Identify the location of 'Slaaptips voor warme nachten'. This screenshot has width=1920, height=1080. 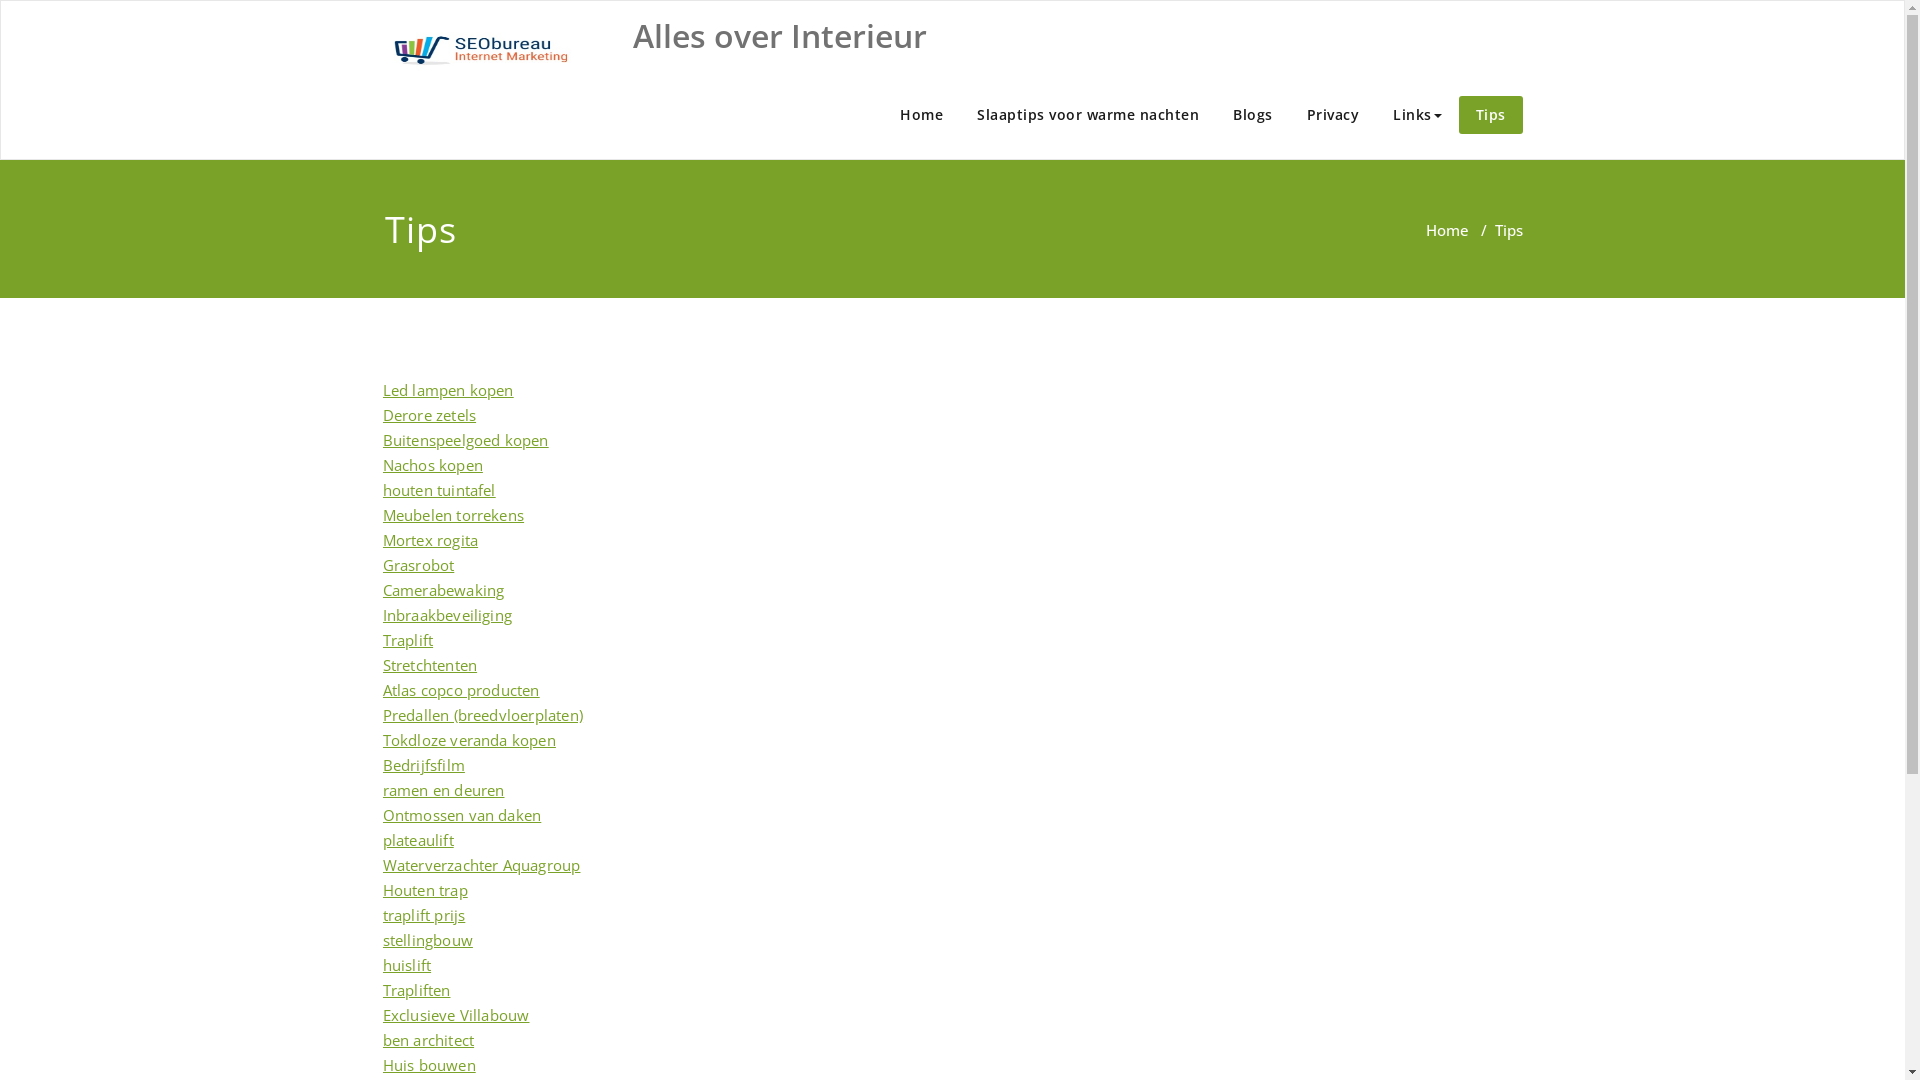
(1087, 115).